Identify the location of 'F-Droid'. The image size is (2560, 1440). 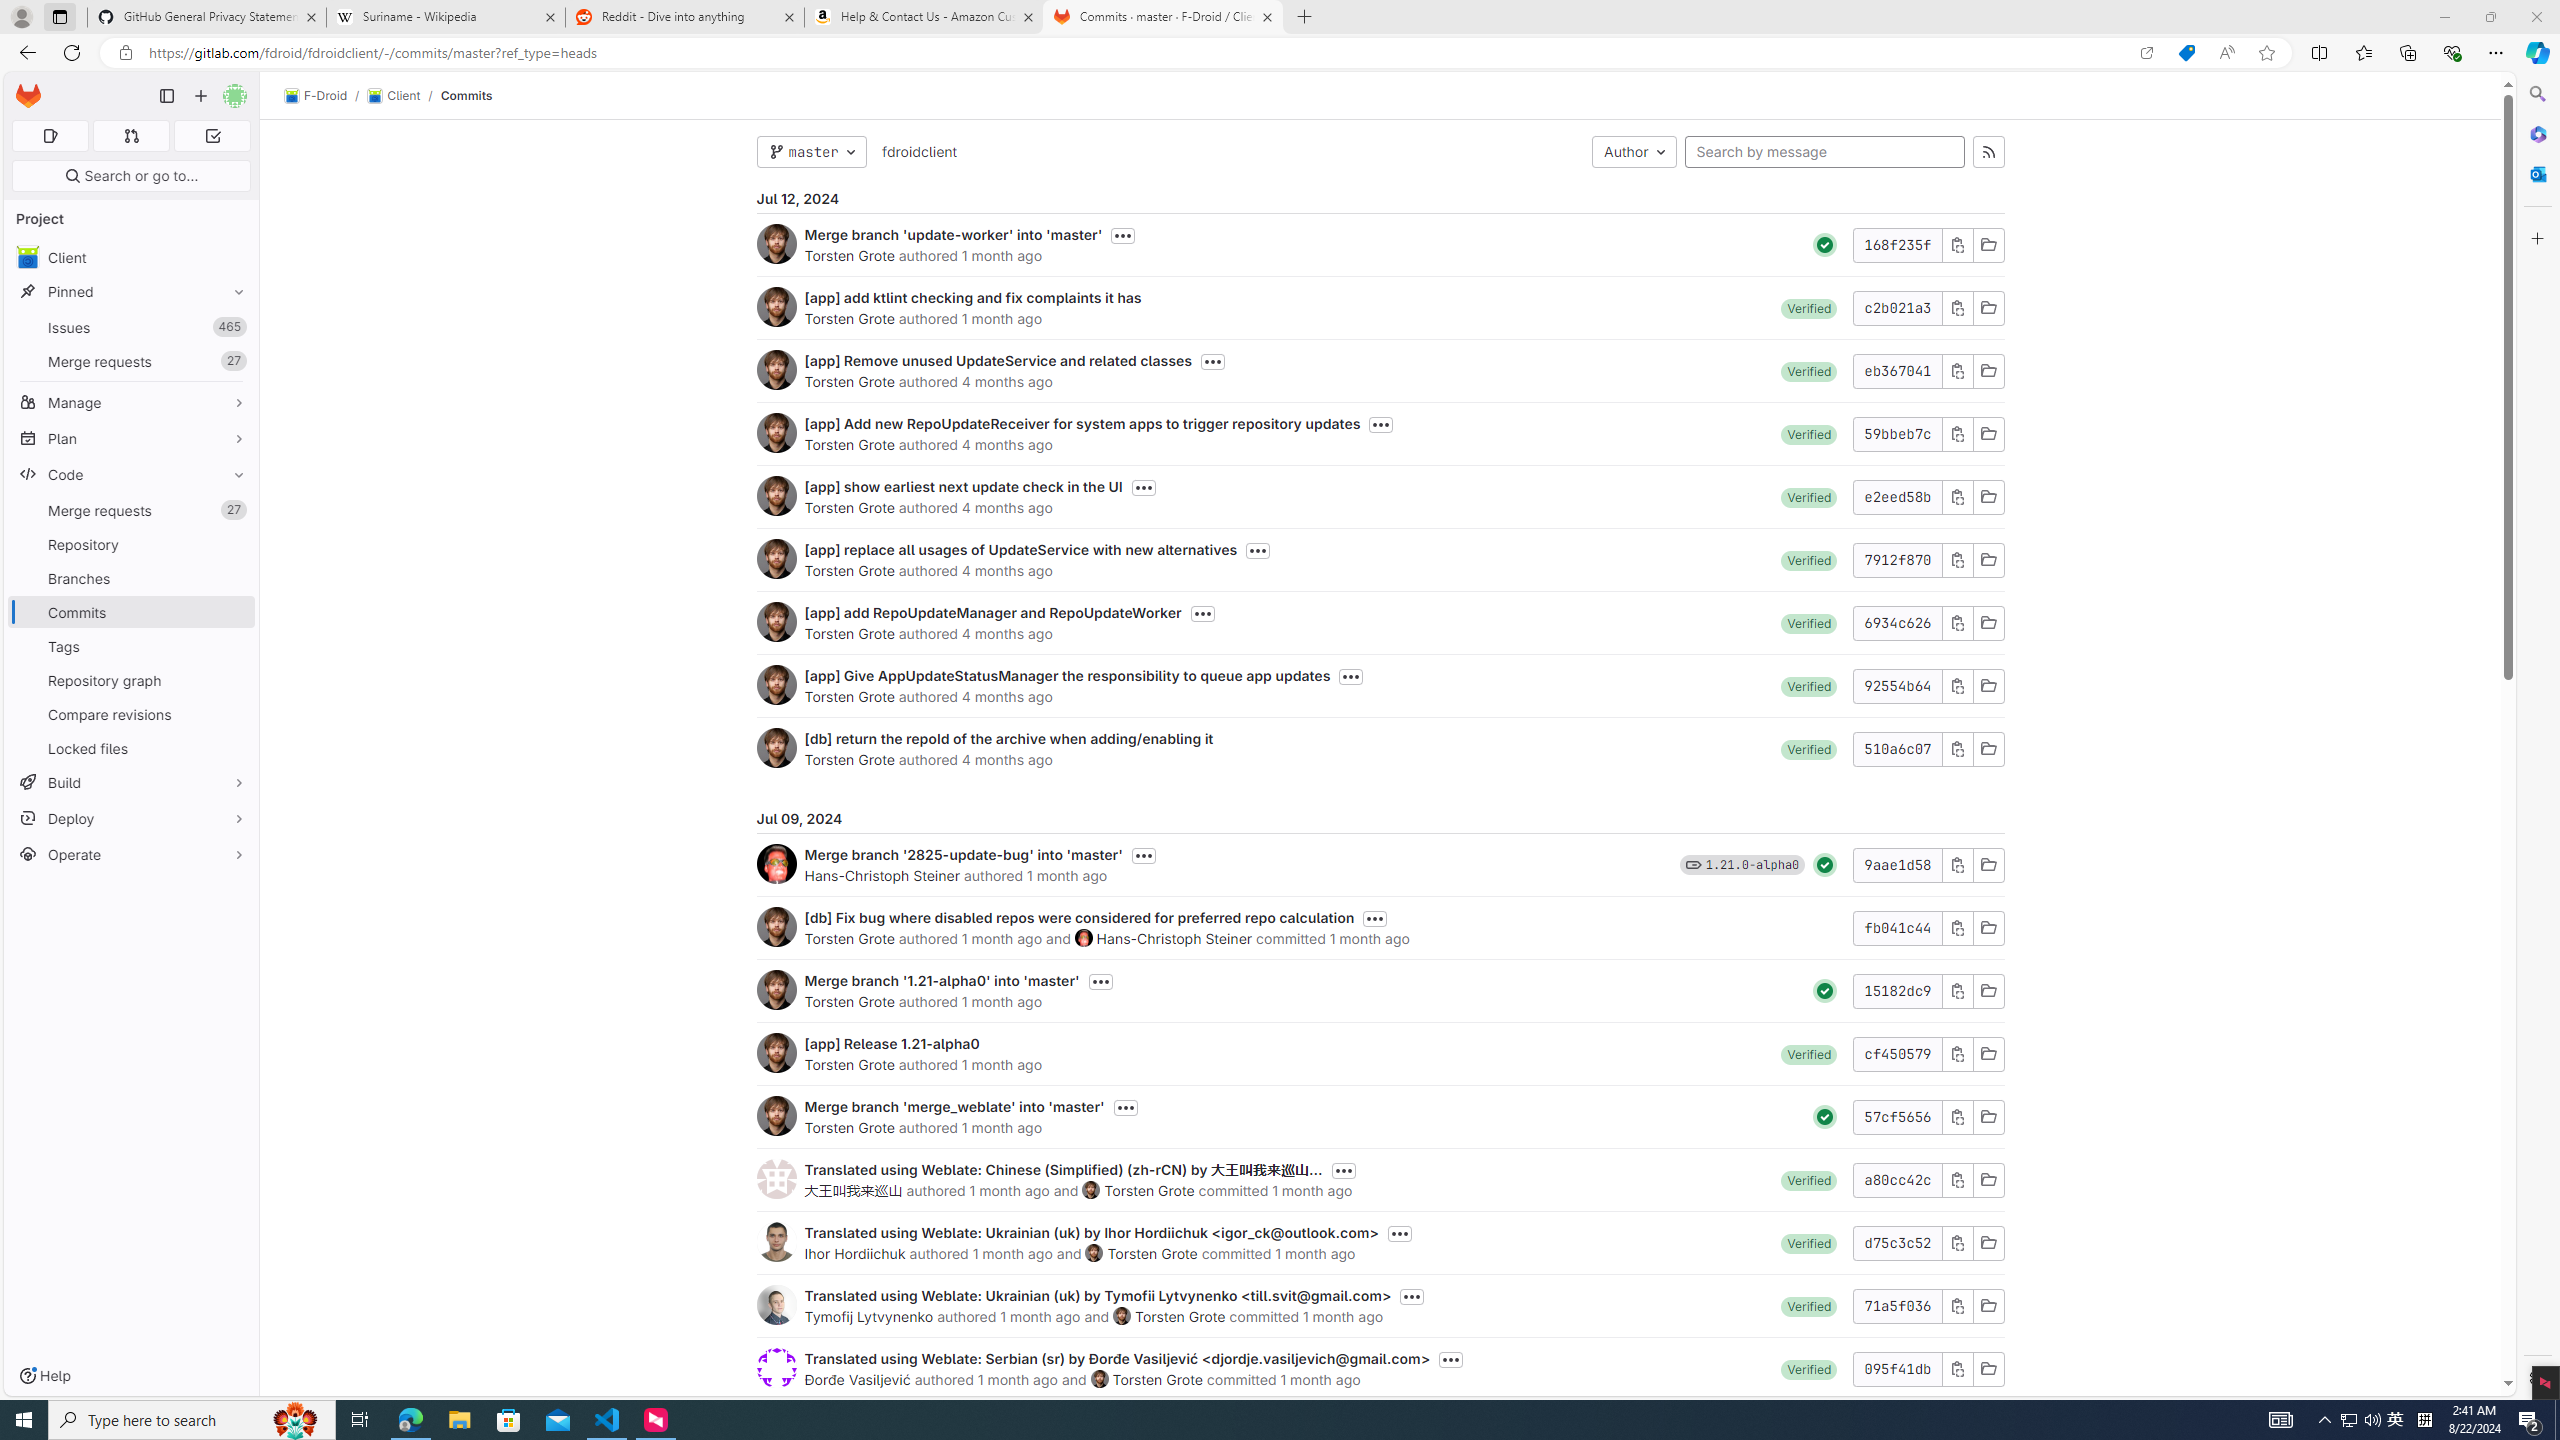
(315, 95).